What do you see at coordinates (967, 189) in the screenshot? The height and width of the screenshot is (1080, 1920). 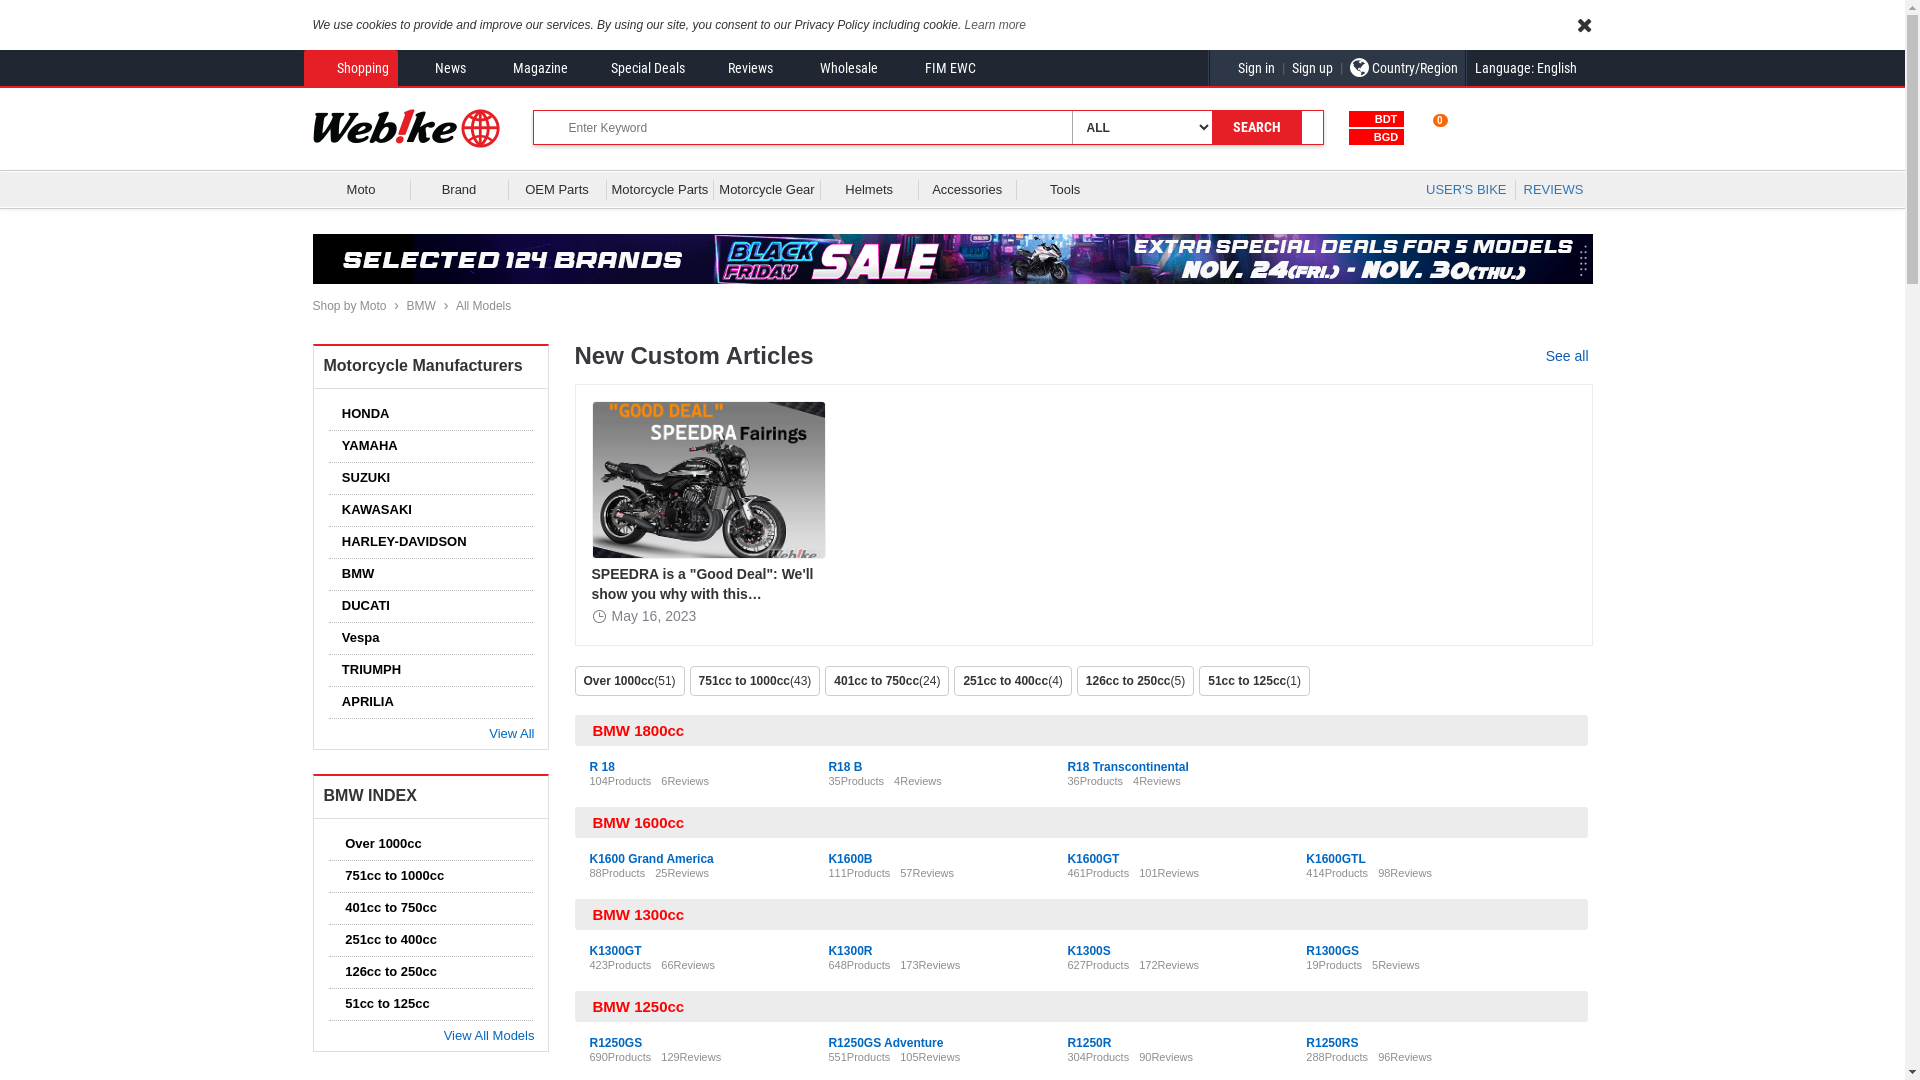 I see `'Accessories'` at bounding box center [967, 189].